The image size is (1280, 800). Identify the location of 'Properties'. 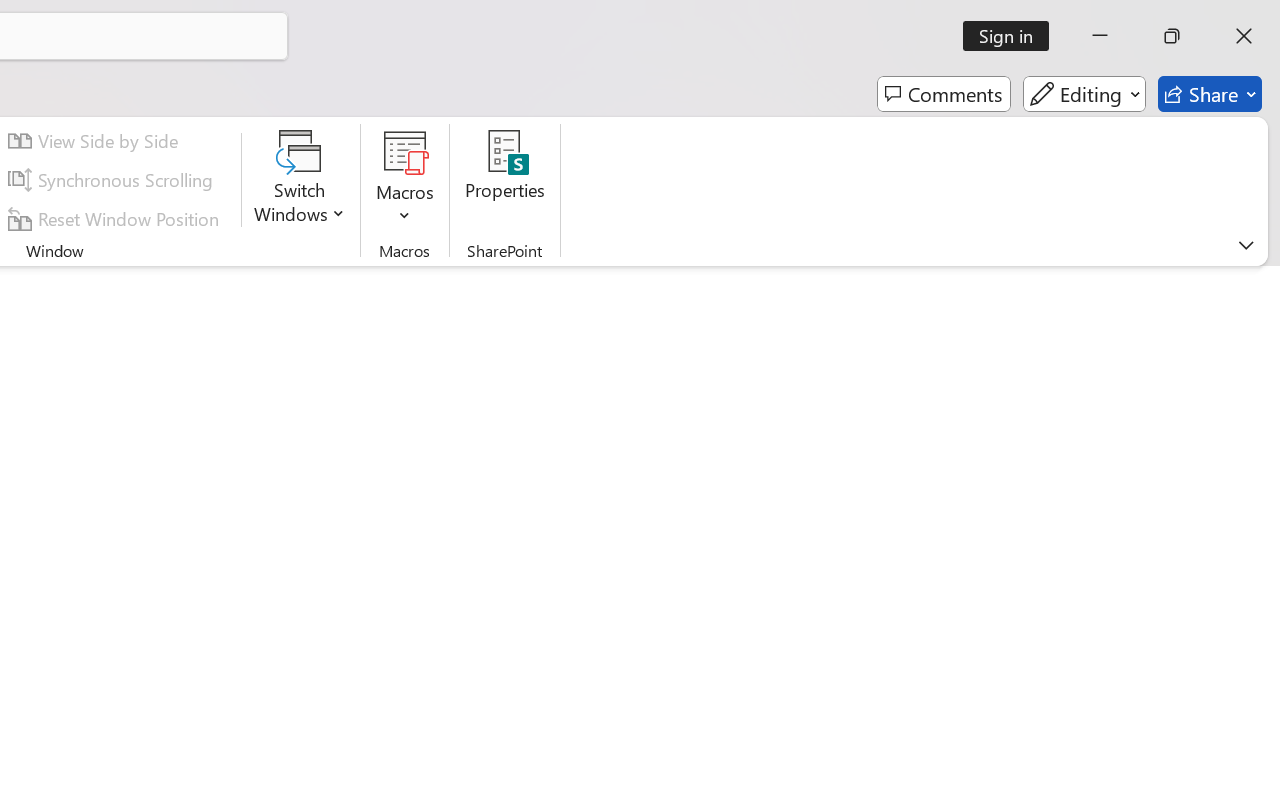
(505, 179).